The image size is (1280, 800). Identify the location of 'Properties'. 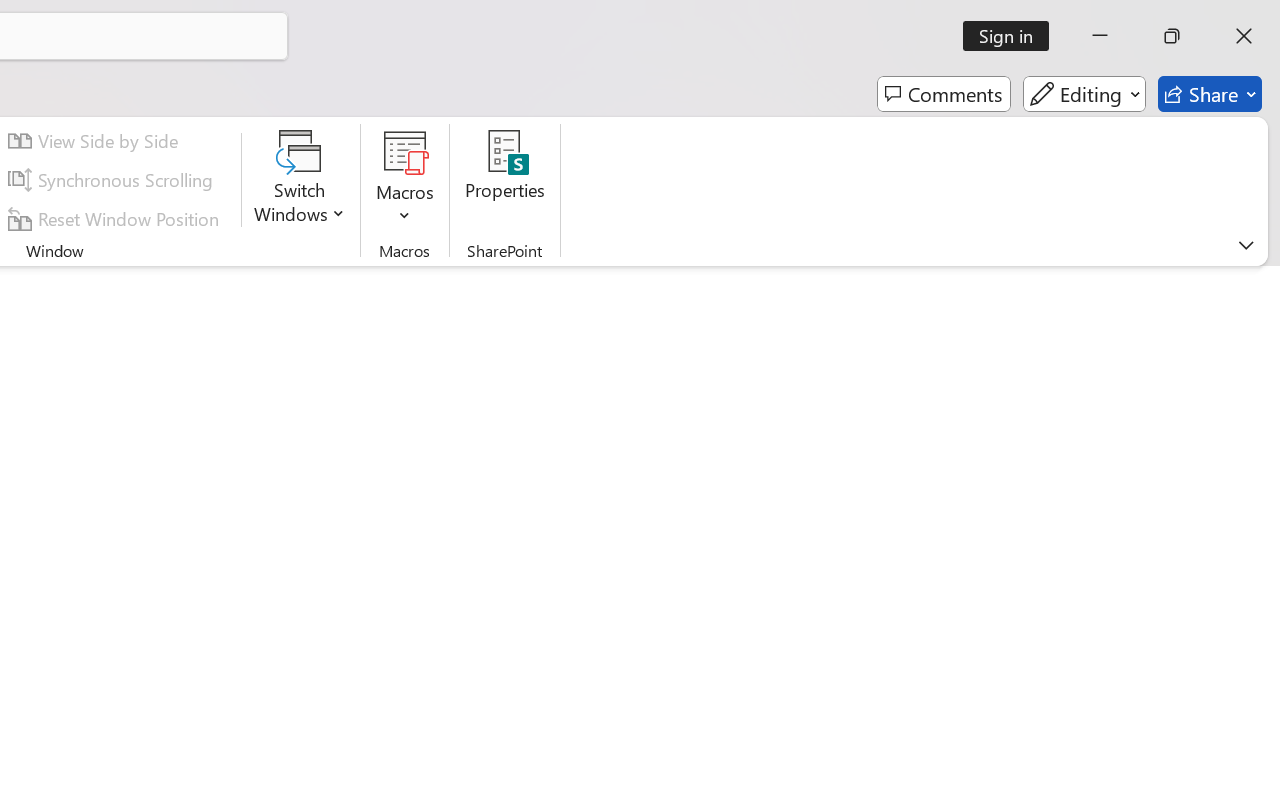
(505, 179).